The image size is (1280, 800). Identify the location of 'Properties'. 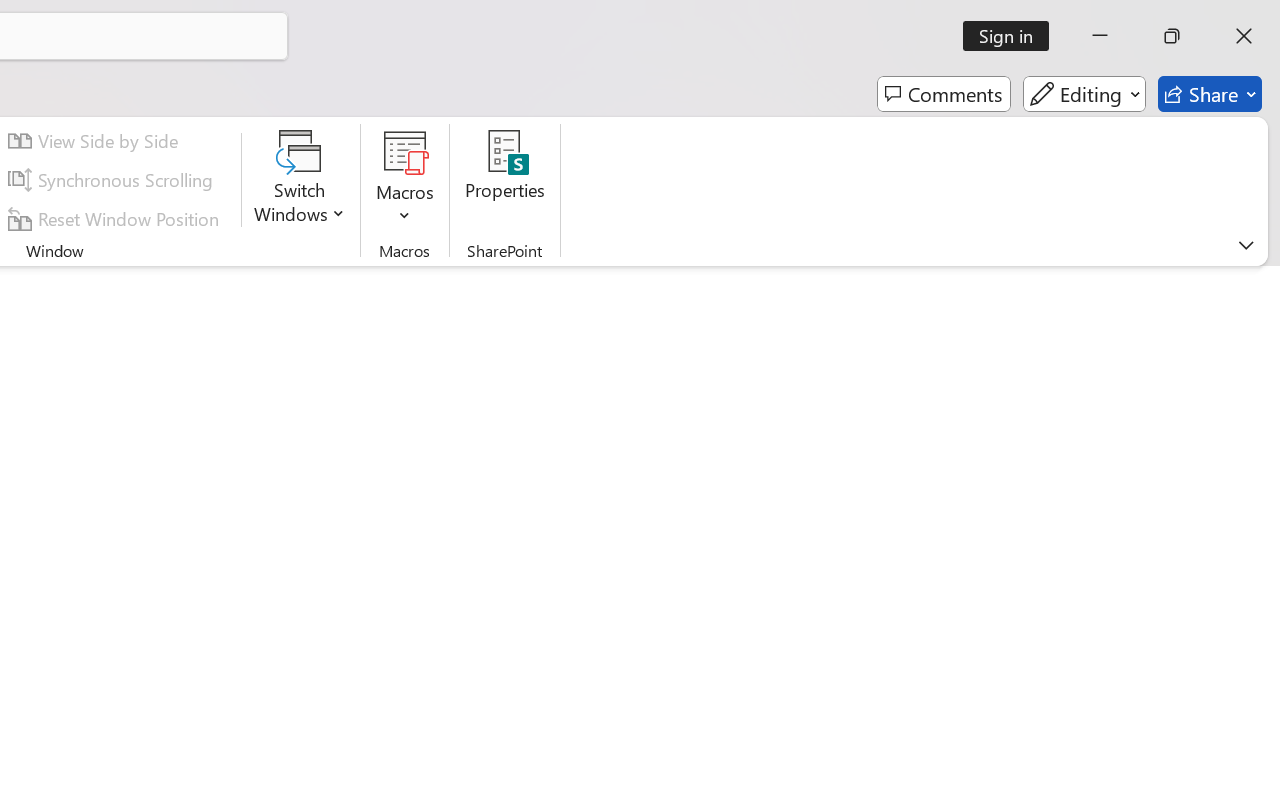
(505, 179).